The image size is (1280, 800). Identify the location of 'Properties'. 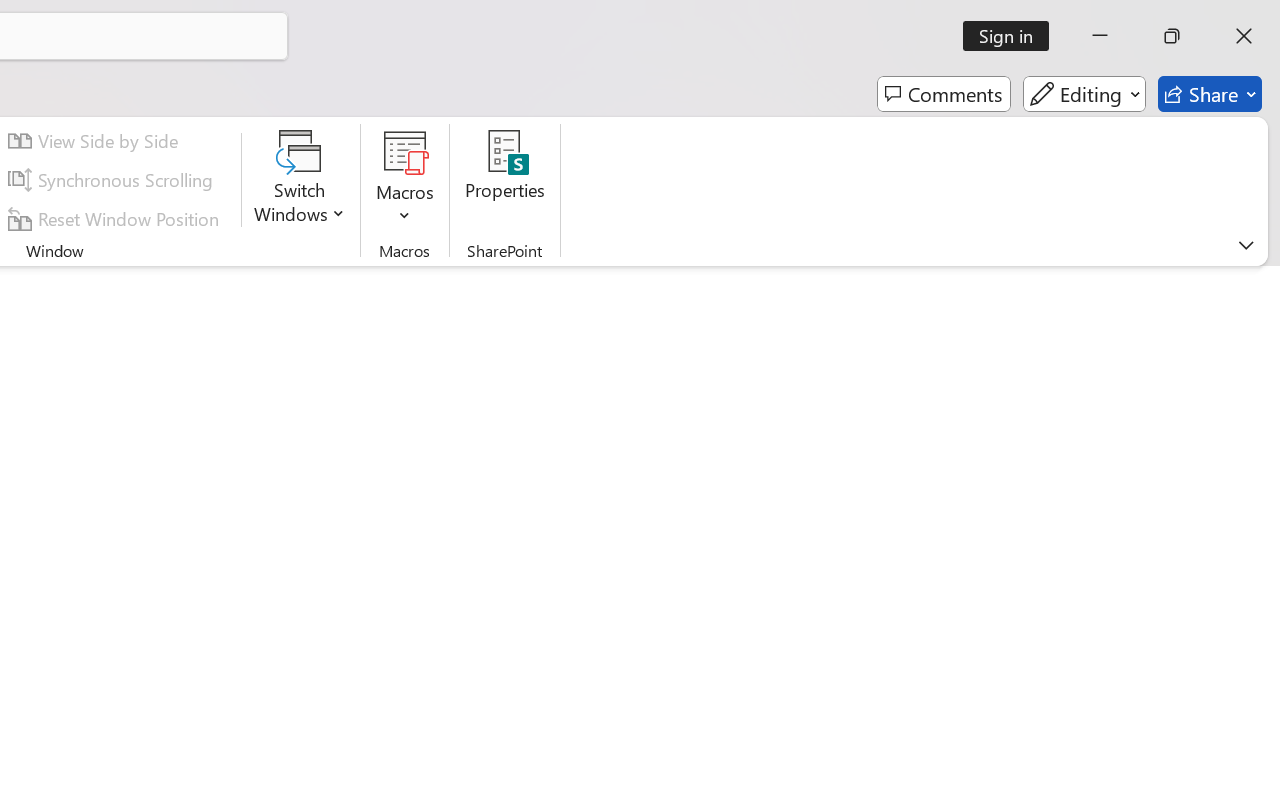
(505, 179).